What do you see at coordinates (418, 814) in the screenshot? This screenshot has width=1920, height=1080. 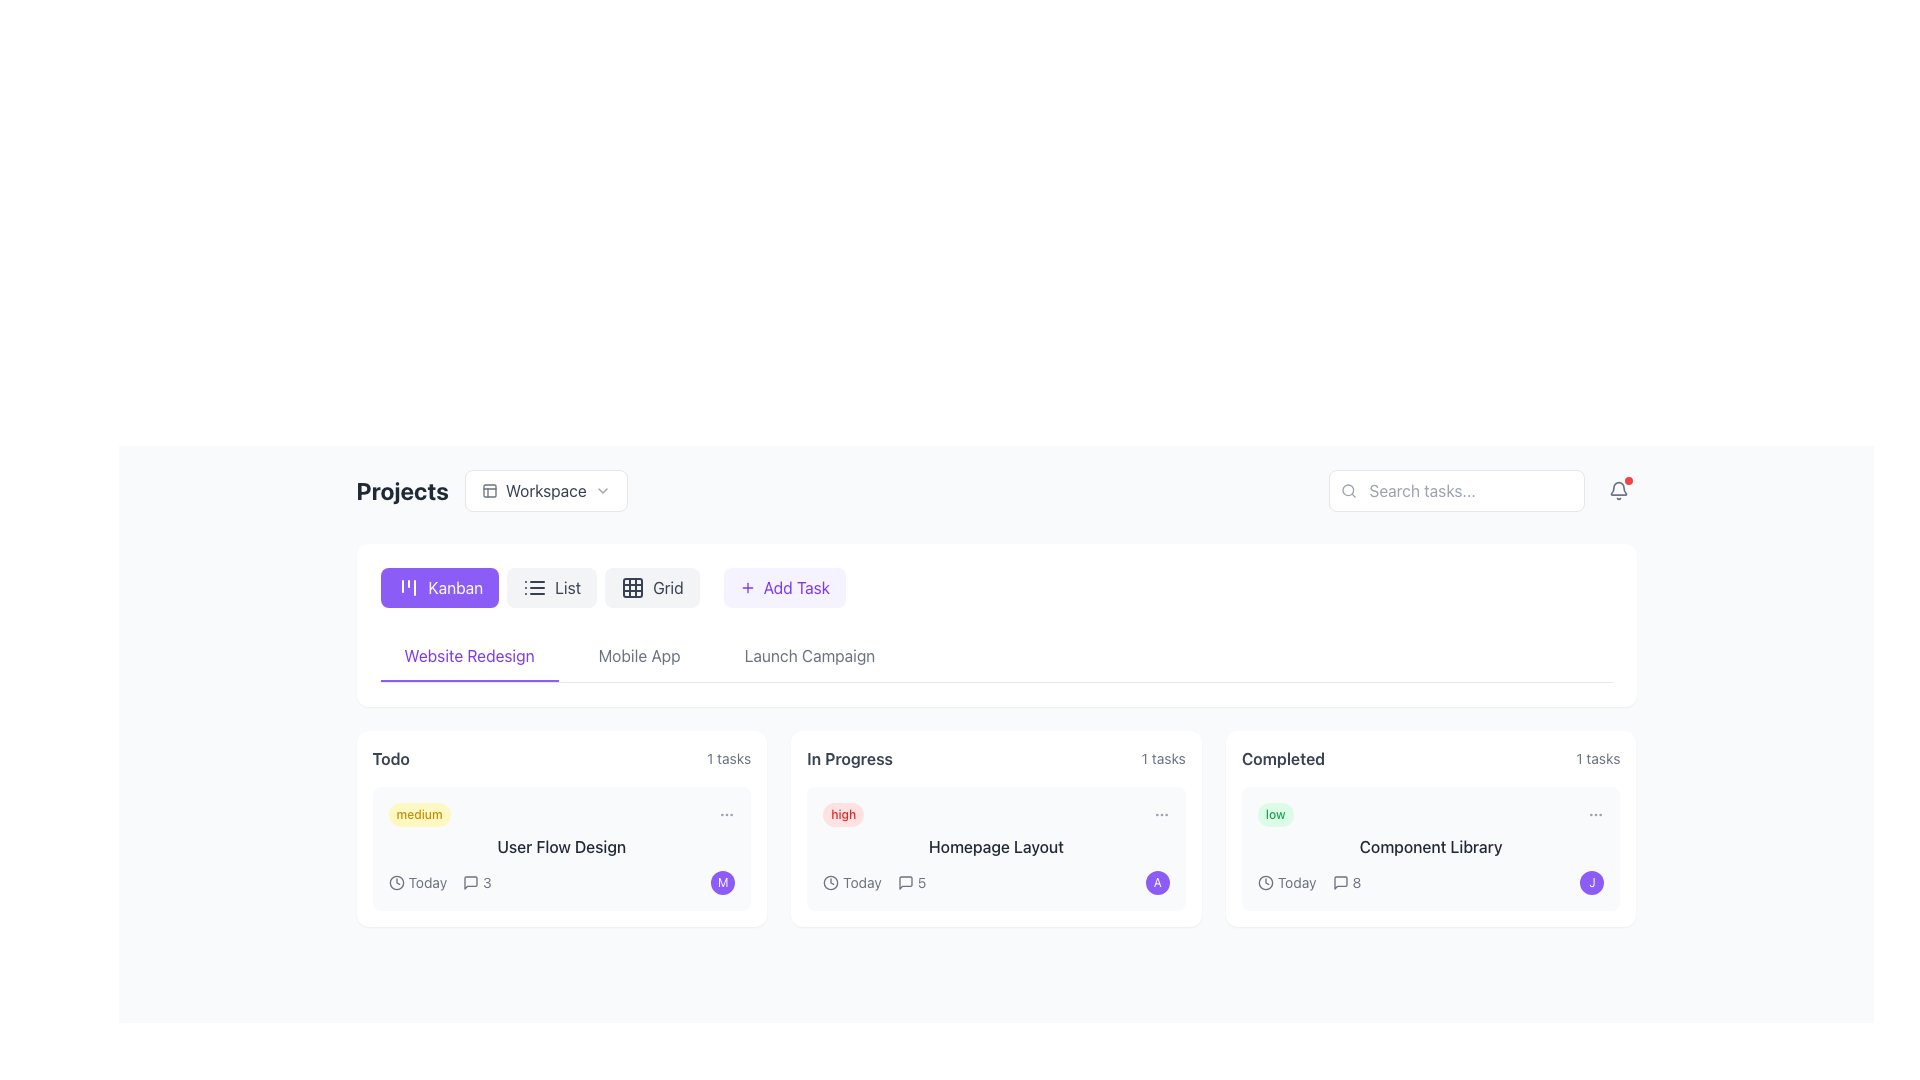 I see `the 'medium' status label located in the 'Todo' section of the 'User Flow Design' card` at bounding box center [418, 814].